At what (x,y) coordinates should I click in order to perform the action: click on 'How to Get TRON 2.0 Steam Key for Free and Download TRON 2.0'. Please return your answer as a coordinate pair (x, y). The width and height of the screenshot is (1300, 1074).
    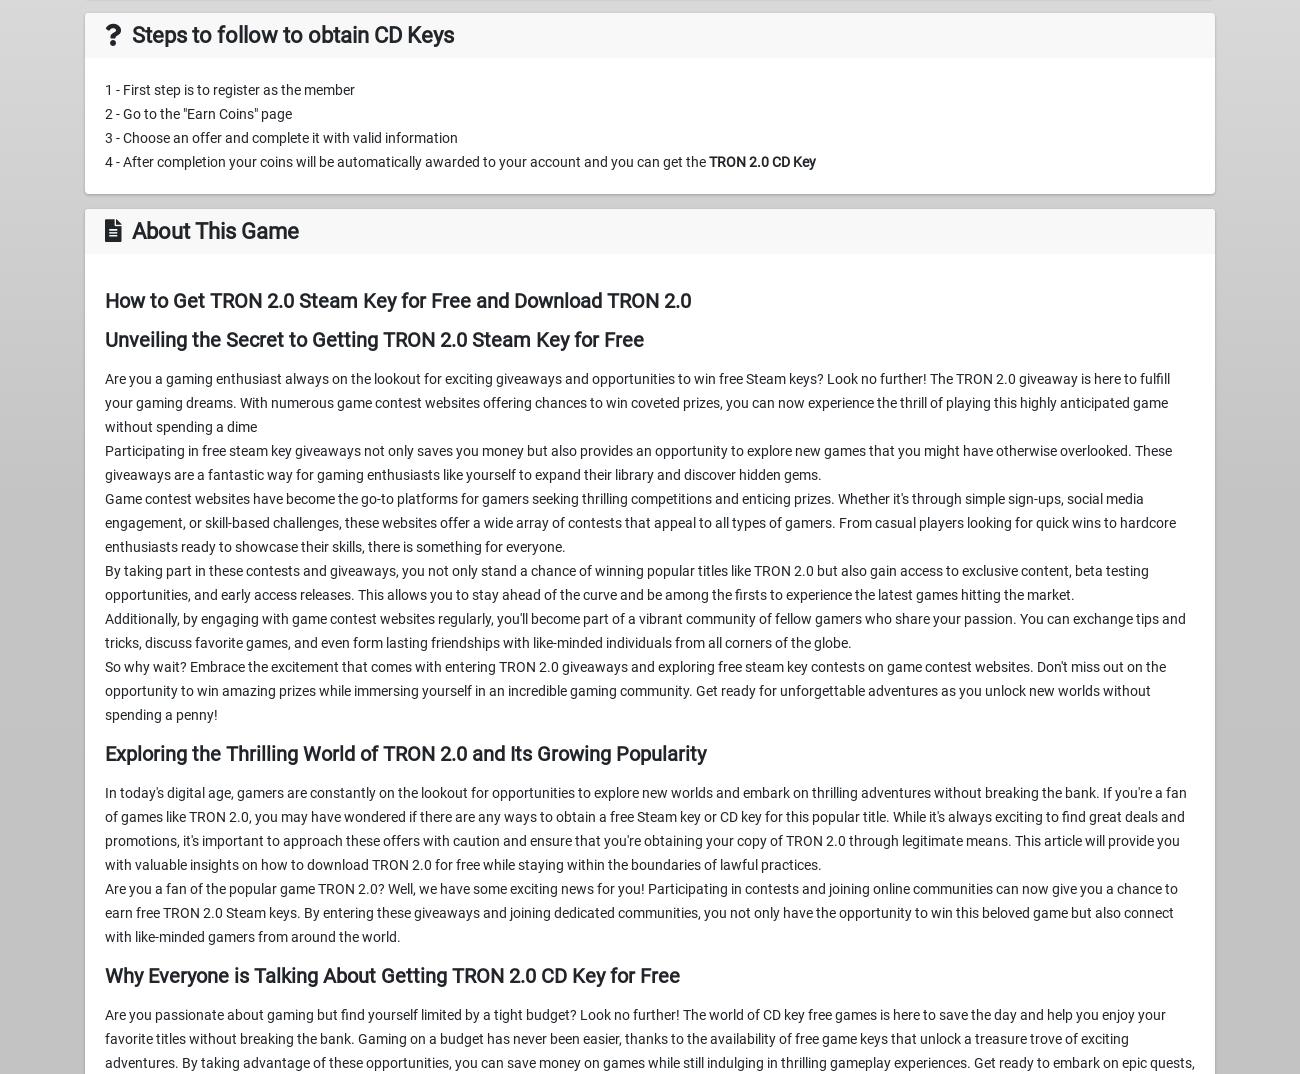
    Looking at the image, I should click on (398, 301).